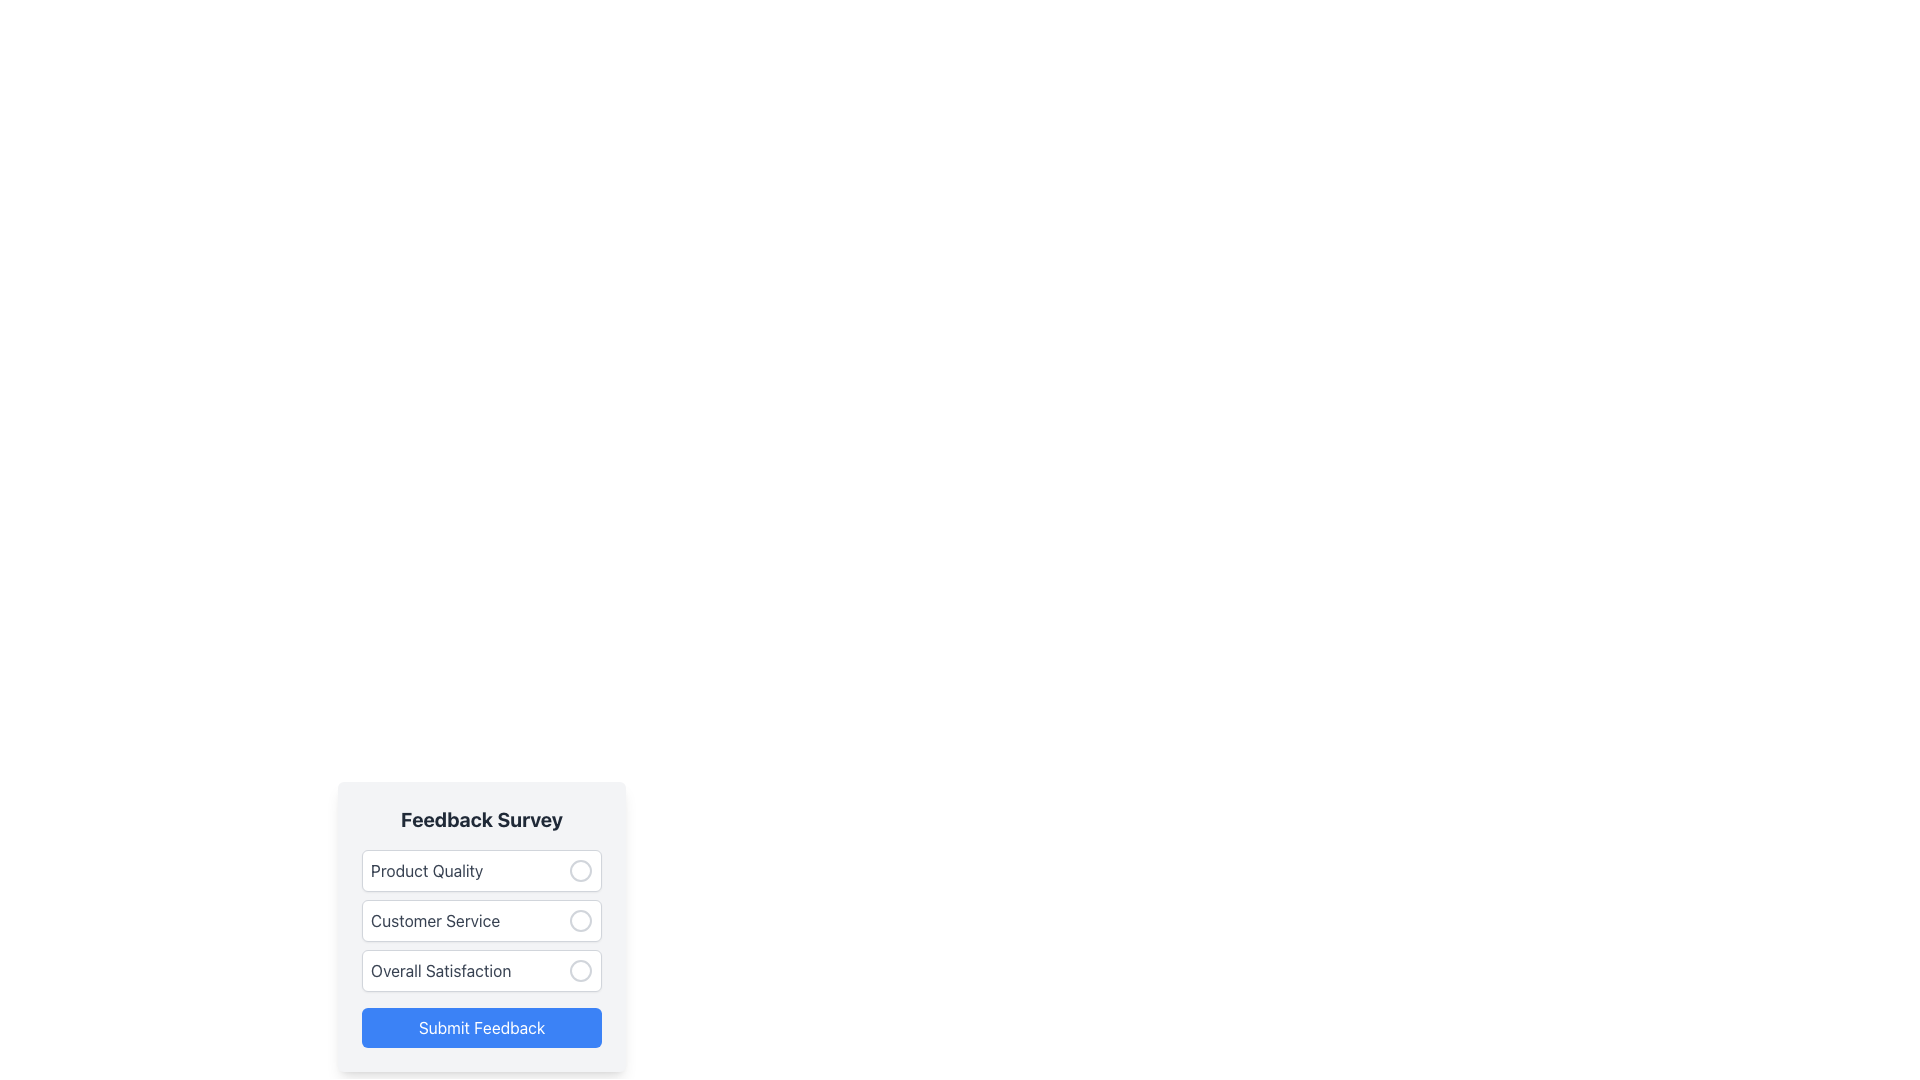  I want to click on the circular radio button for the 'Product Quality' option in the Feedback Survey list, so click(481, 870).